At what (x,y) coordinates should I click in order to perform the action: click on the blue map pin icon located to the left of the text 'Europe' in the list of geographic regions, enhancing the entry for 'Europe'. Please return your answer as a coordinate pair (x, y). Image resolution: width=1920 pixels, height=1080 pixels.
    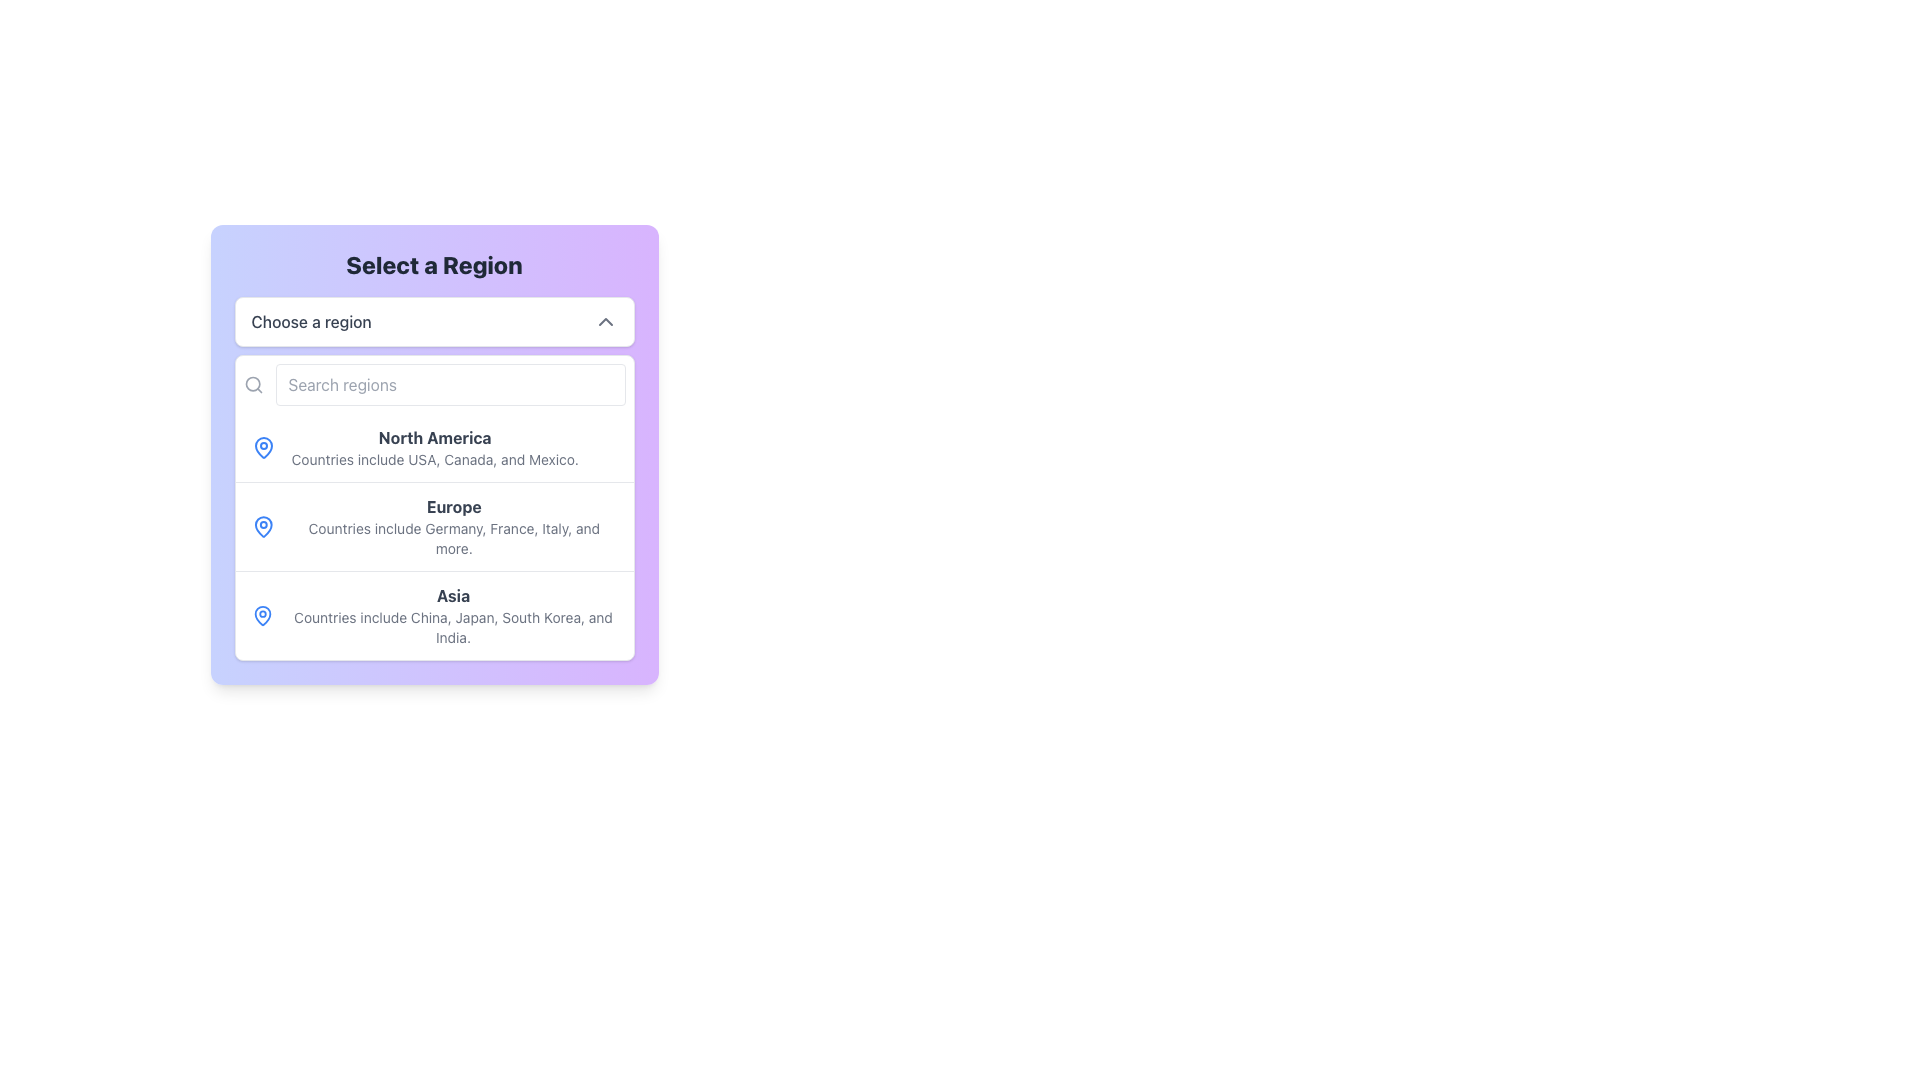
    Looking at the image, I should click on (262, 526).